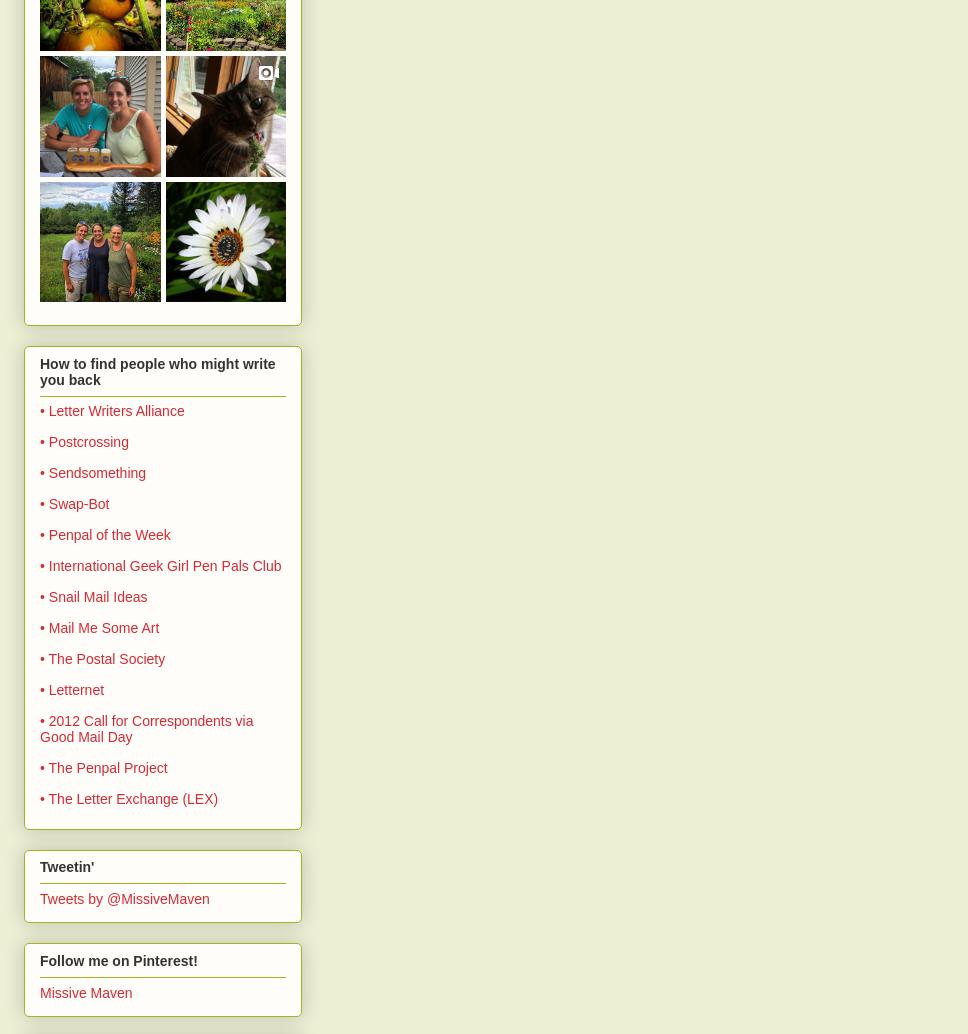  Describe the element at coordinates (102, 658) in the screenshot. I see `'• The Postal Society'` at that location.